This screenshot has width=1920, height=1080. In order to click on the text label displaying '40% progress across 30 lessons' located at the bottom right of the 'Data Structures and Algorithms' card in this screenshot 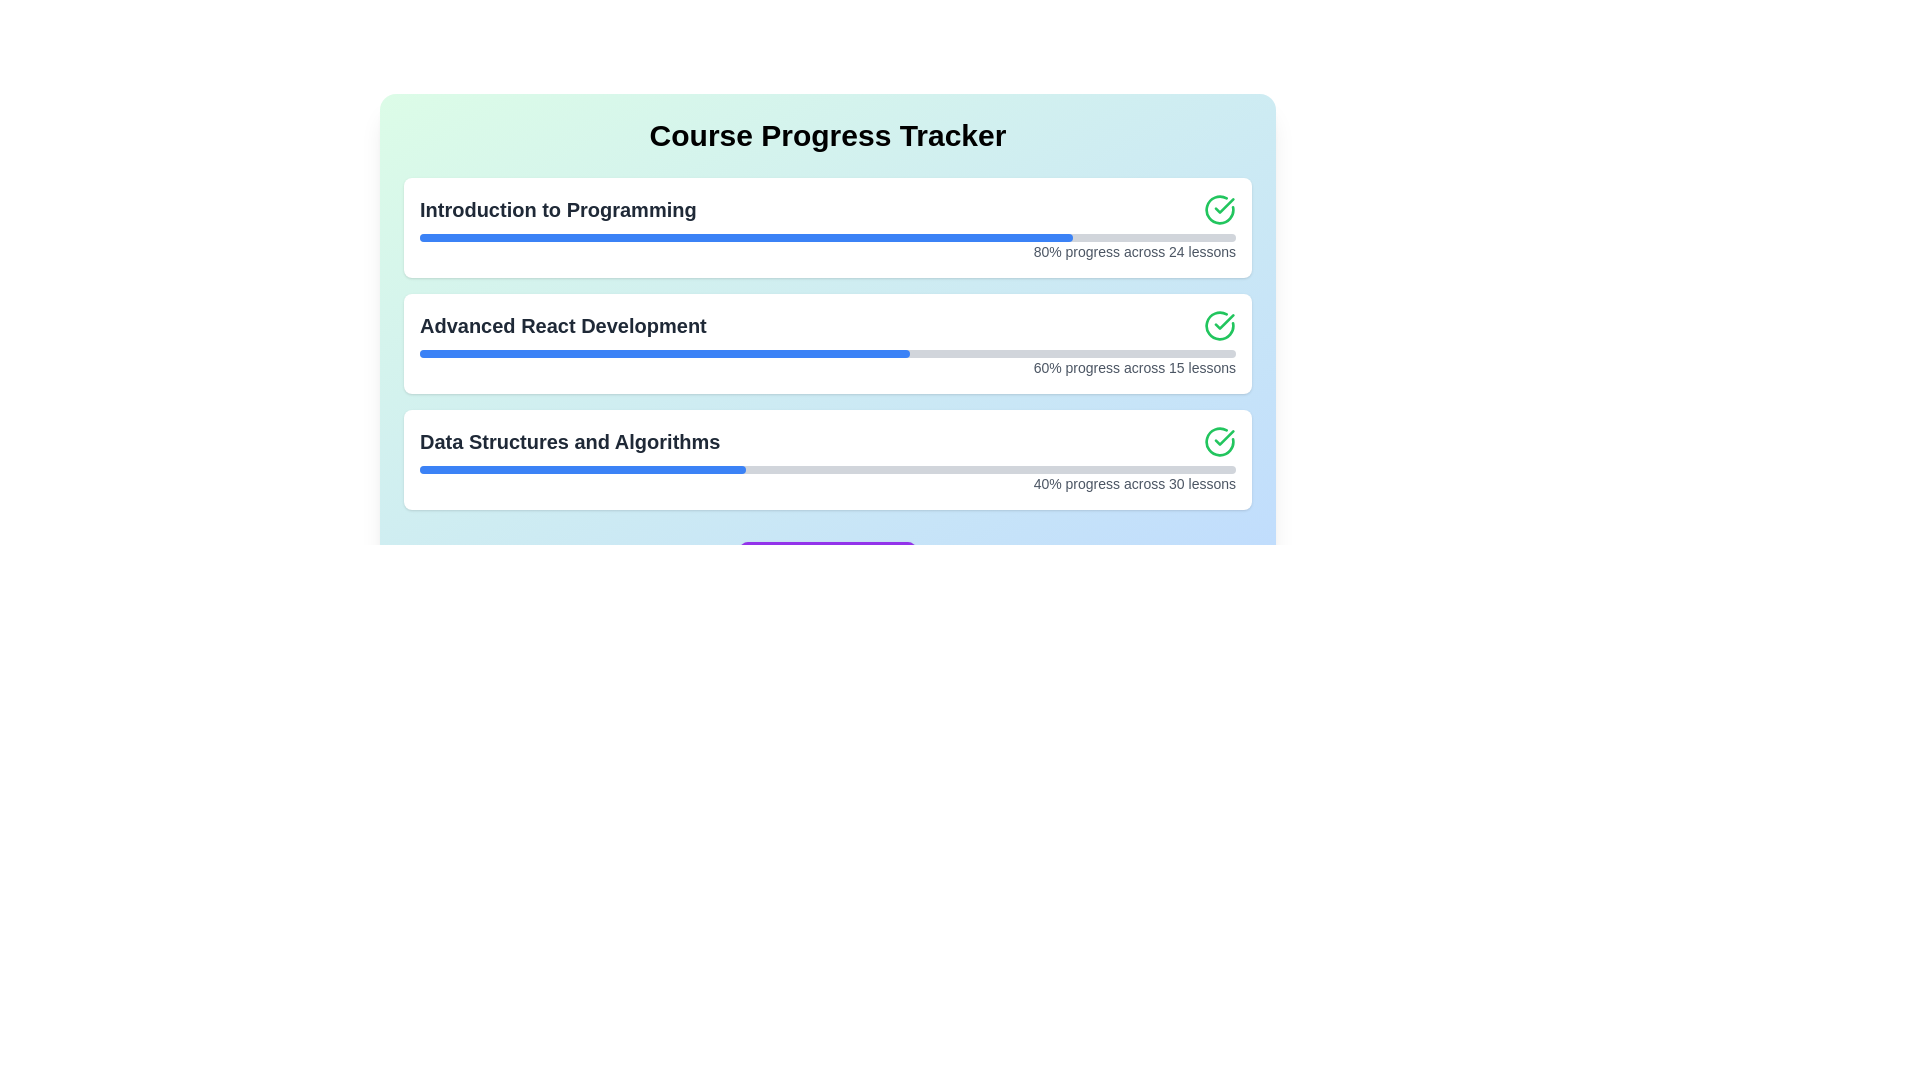, I will do `click(828, 483)`.